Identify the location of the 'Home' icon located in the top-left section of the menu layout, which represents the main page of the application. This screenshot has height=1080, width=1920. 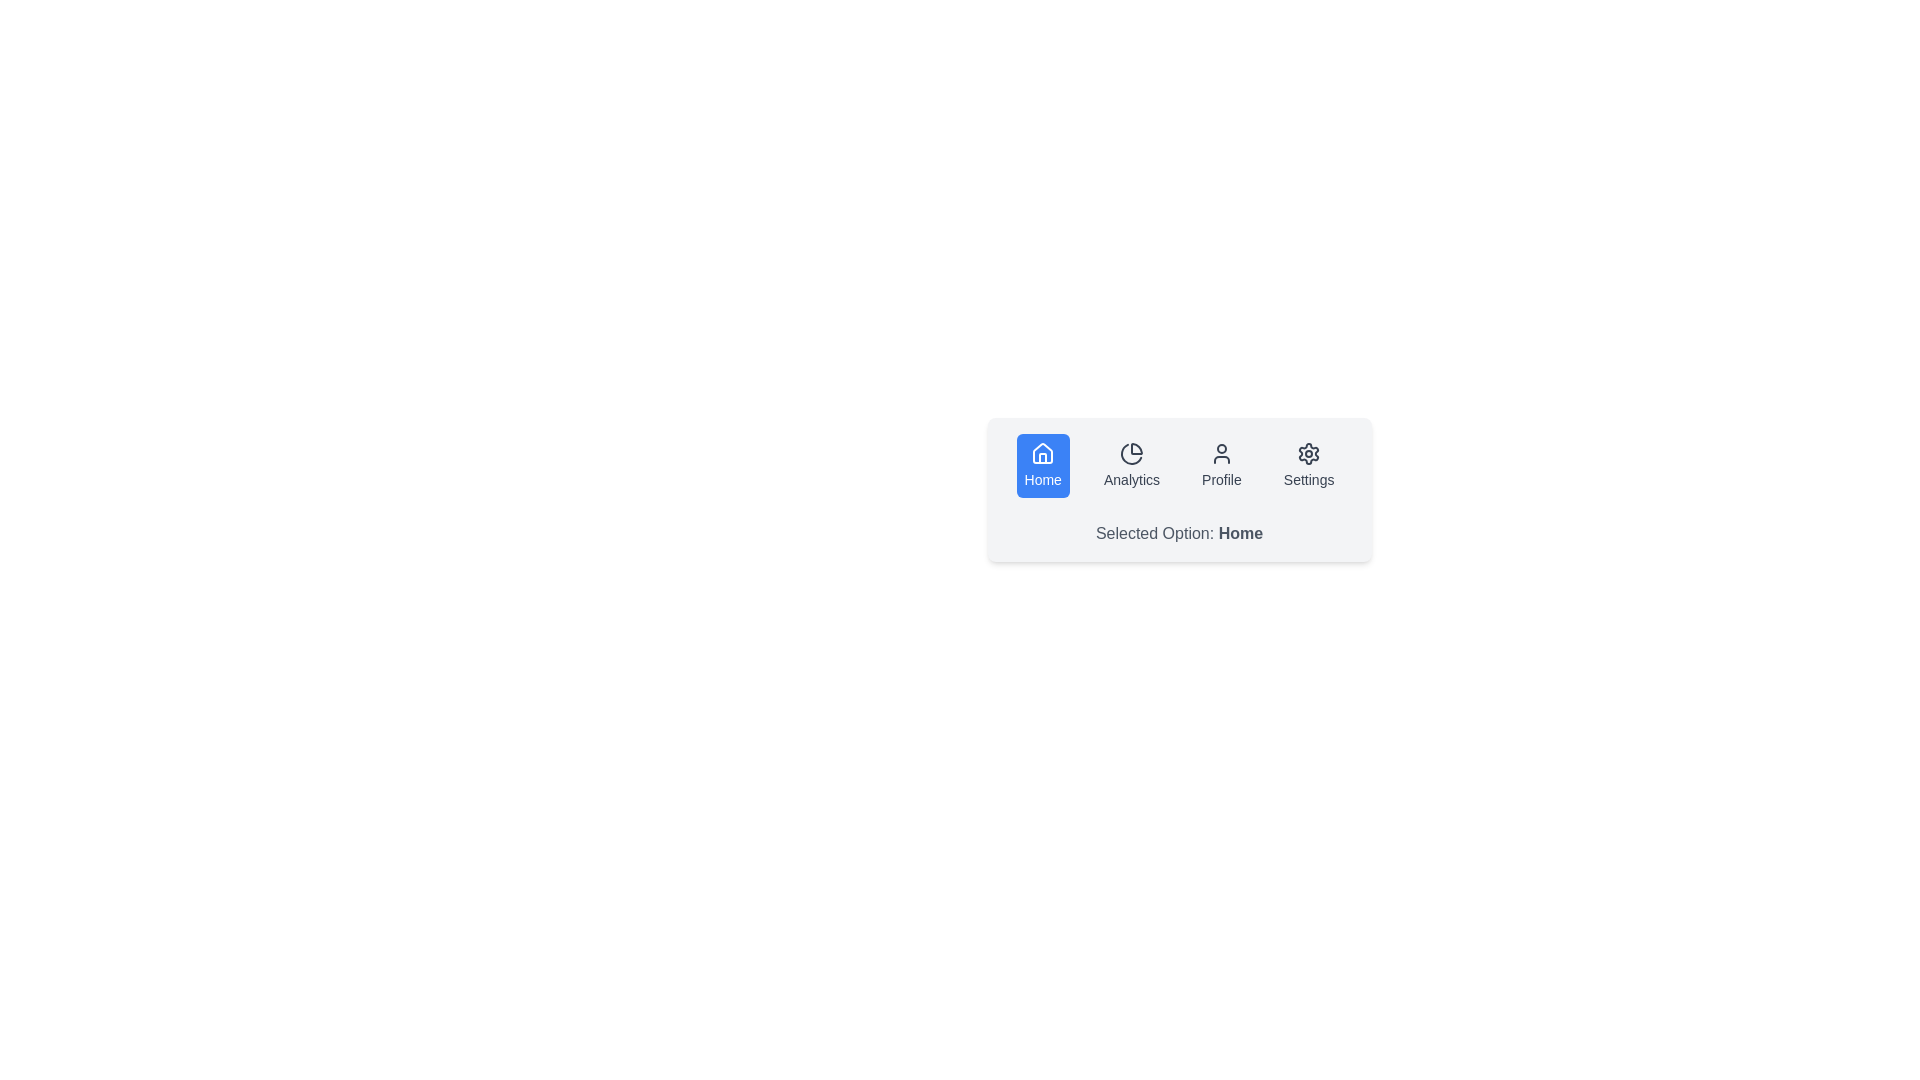
(1042, 454).